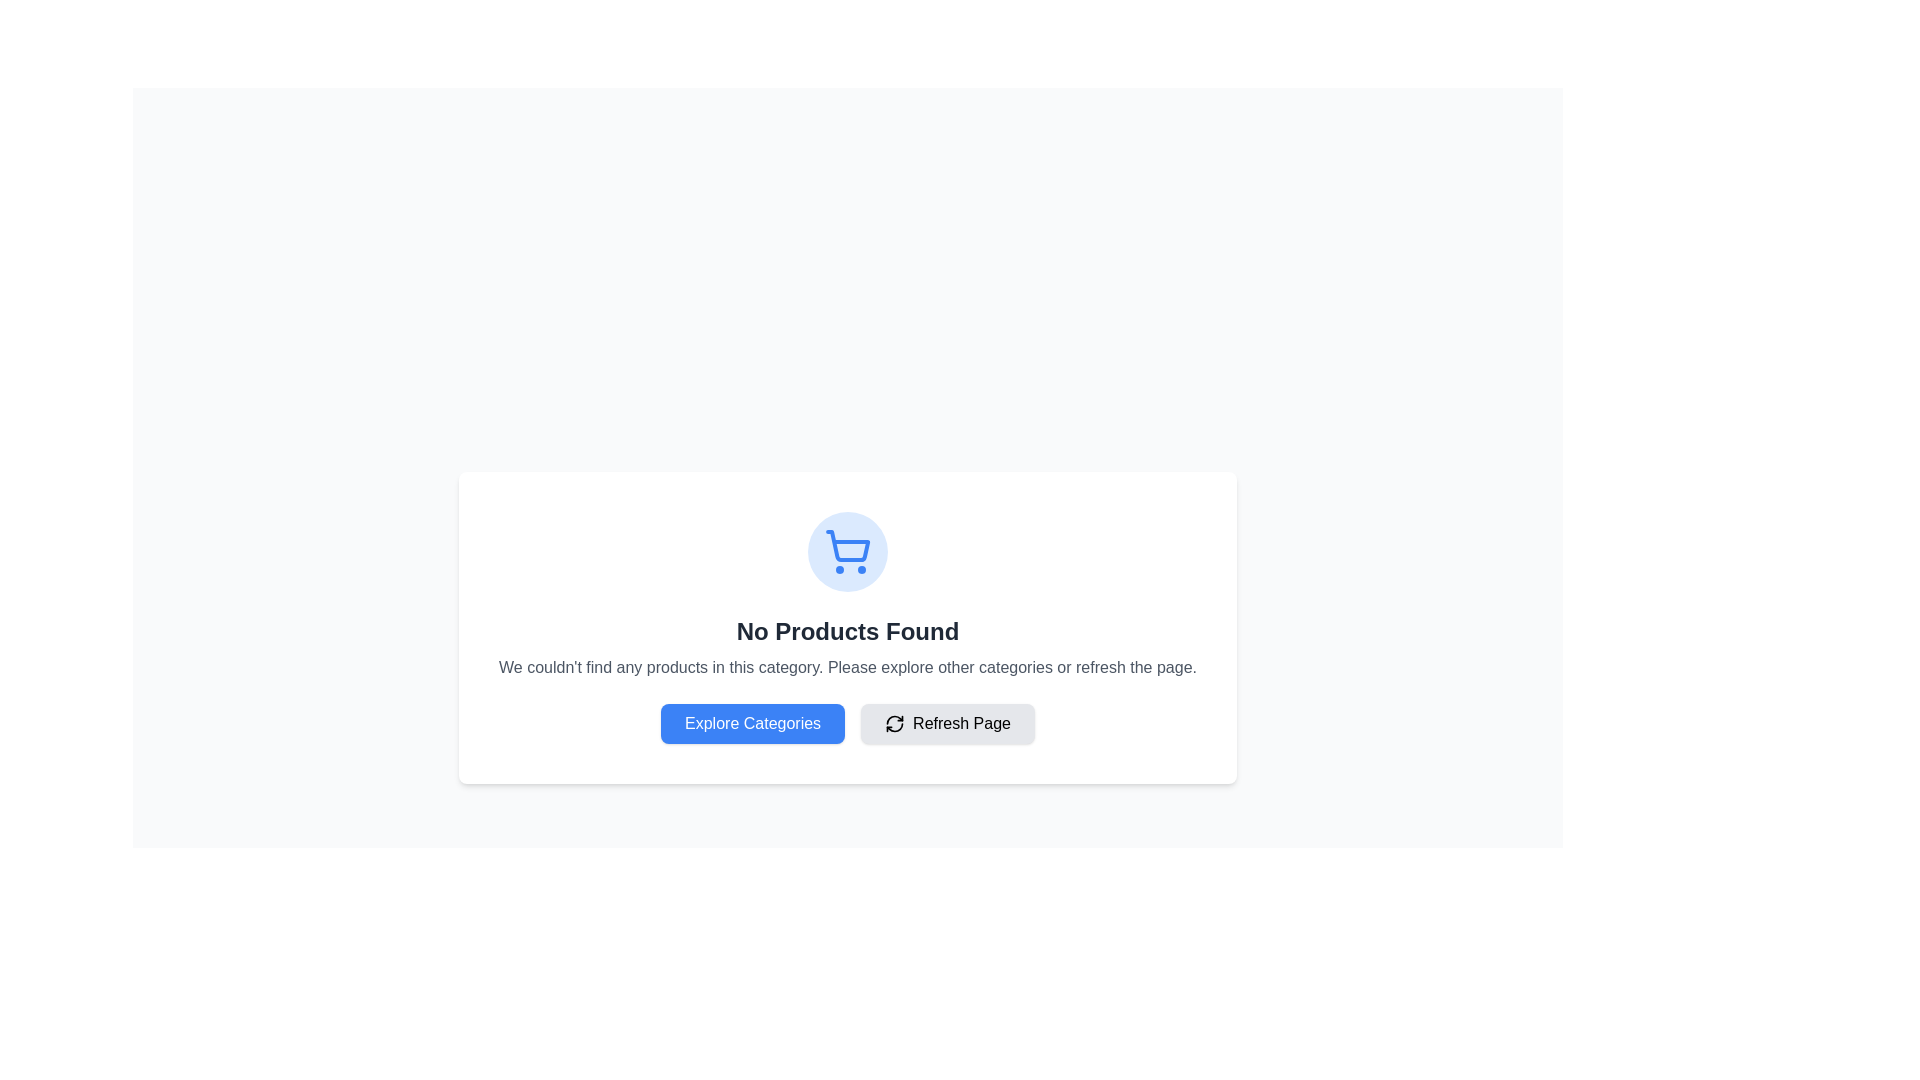  Describe the element at coordinates (894, 724) in the screenshot. I see `the circular refresh icon located on the left edge of the 'Refresh Page' button, which is styled with a light gray background and rounded corners` at that location.